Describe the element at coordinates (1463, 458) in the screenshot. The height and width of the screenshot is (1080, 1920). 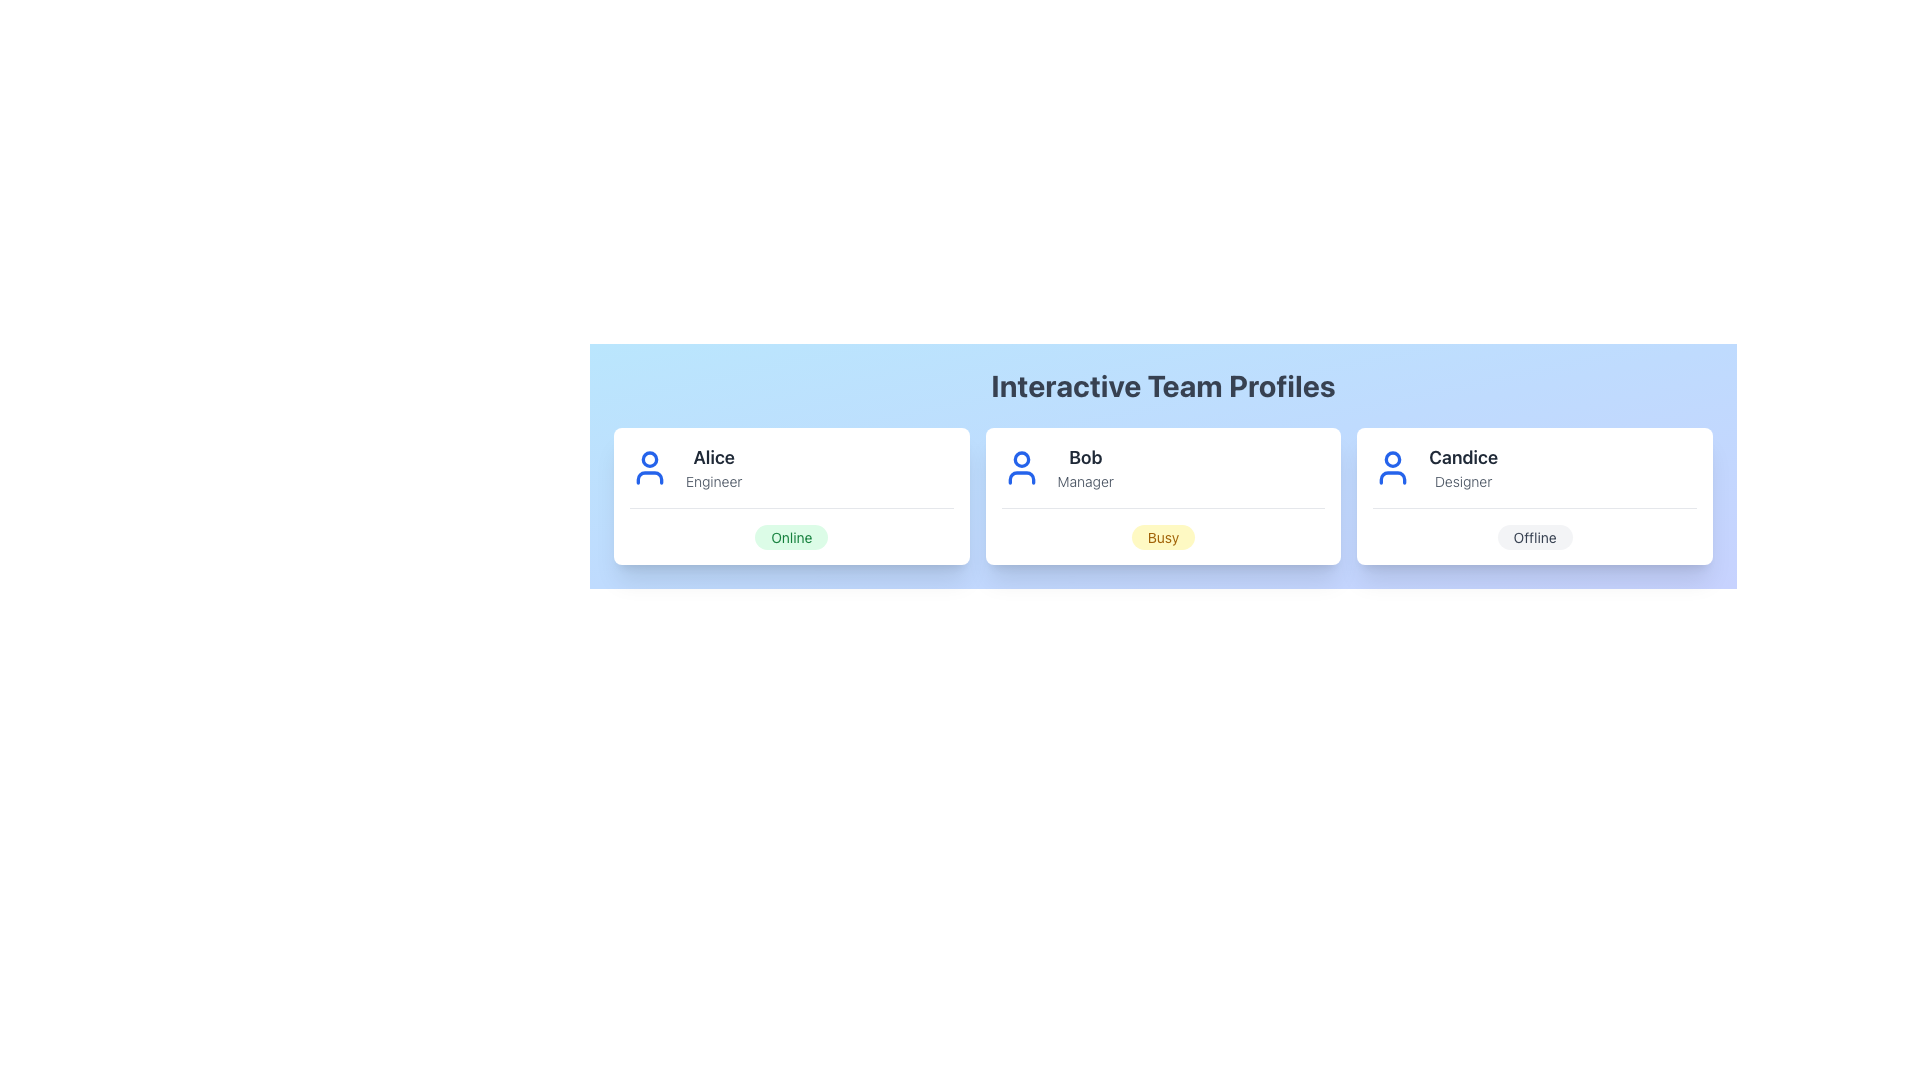
I see `the text label displaying the name 'Candice', which is positioned at the top of the rightmost card, above the subtitle 'Designer' and next to the blue profile icon` at that location.